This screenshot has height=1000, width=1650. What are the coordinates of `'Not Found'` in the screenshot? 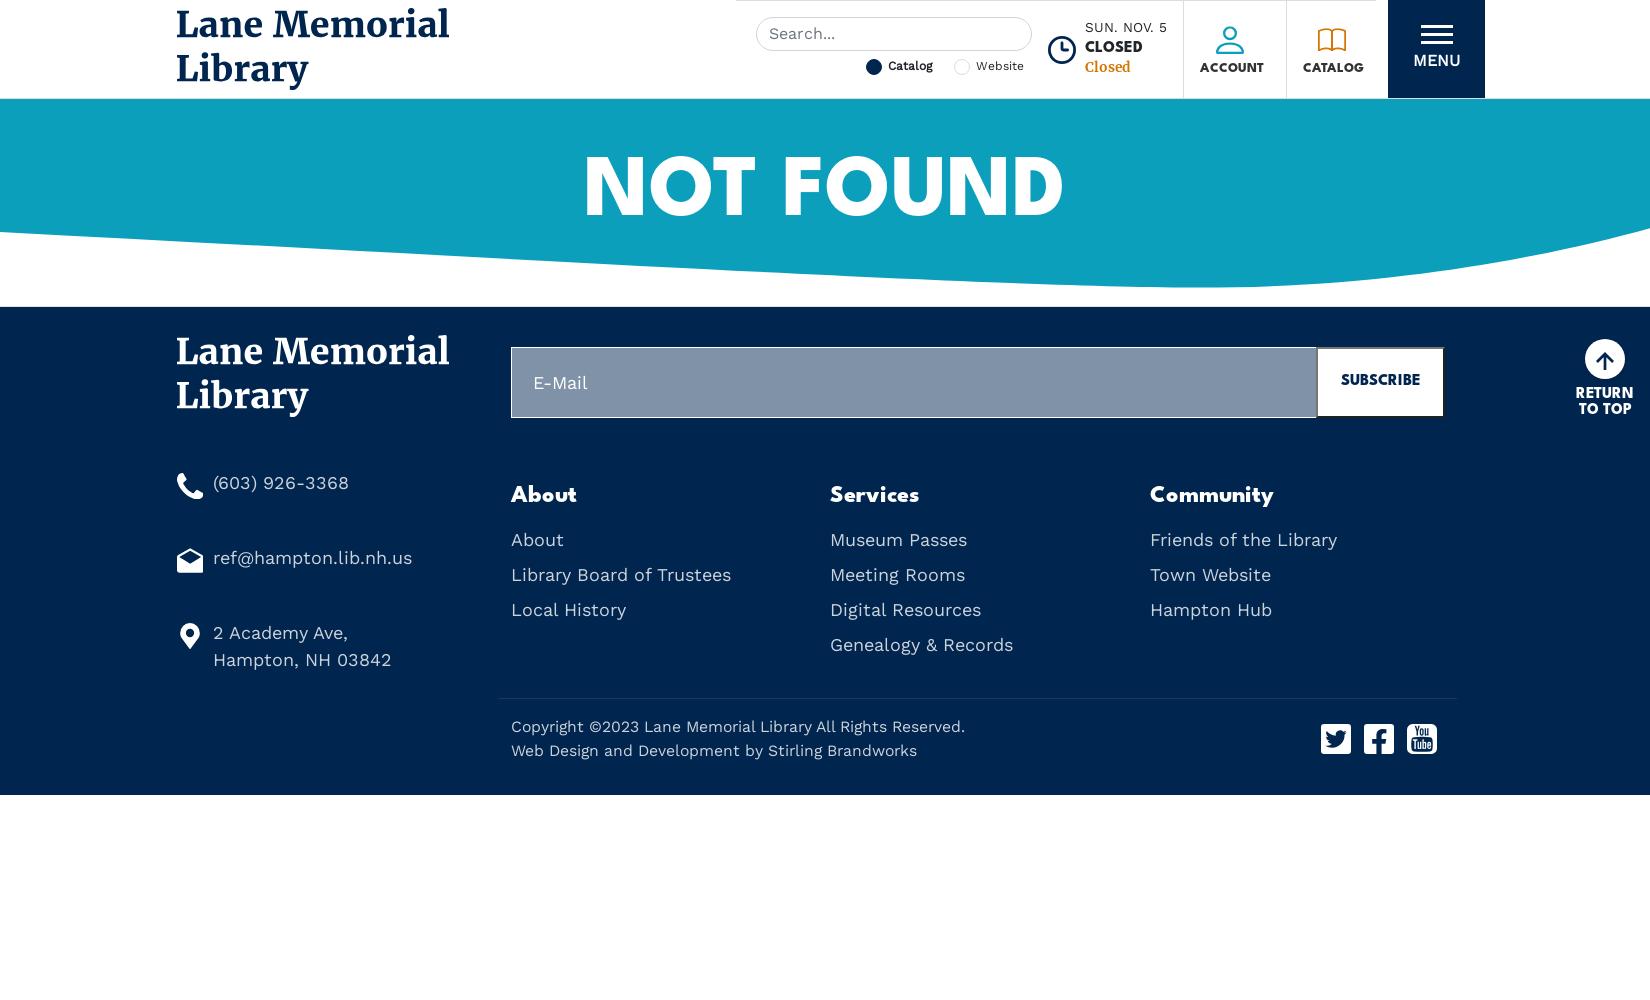 It's located at (825, 192).